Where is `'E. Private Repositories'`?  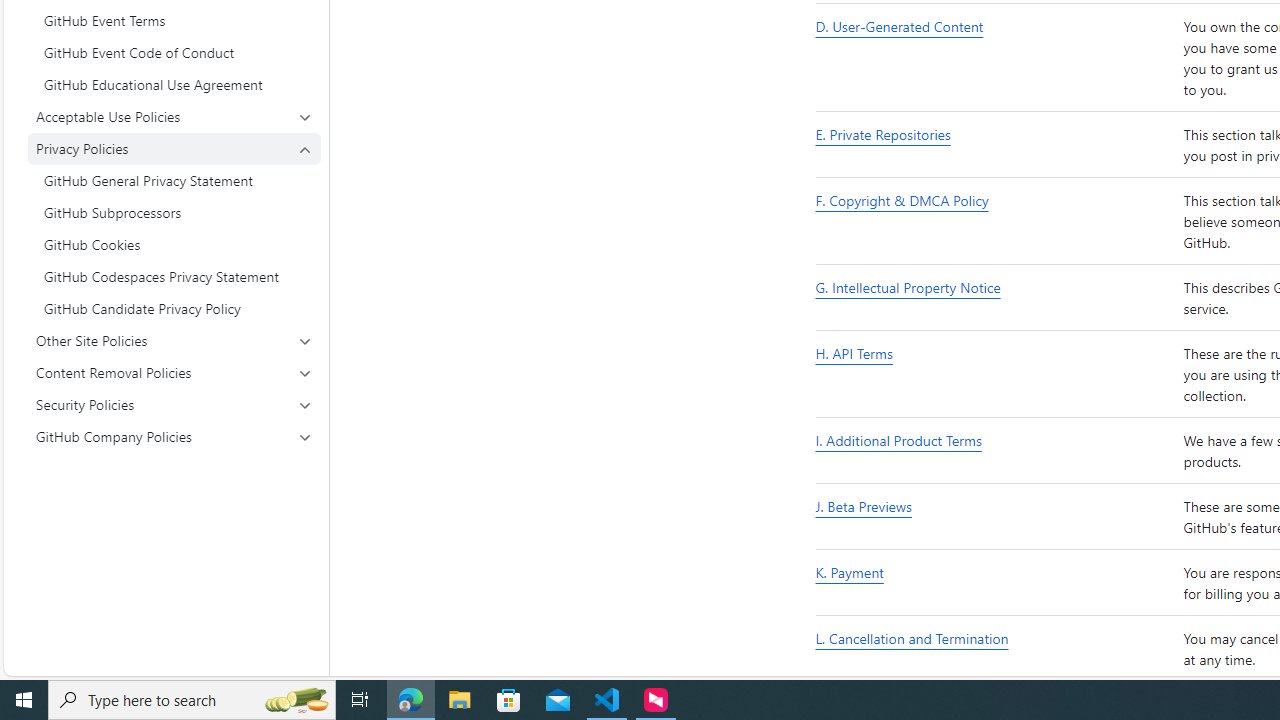
'E. Private Repositories' is located at coordinates (995, 144).